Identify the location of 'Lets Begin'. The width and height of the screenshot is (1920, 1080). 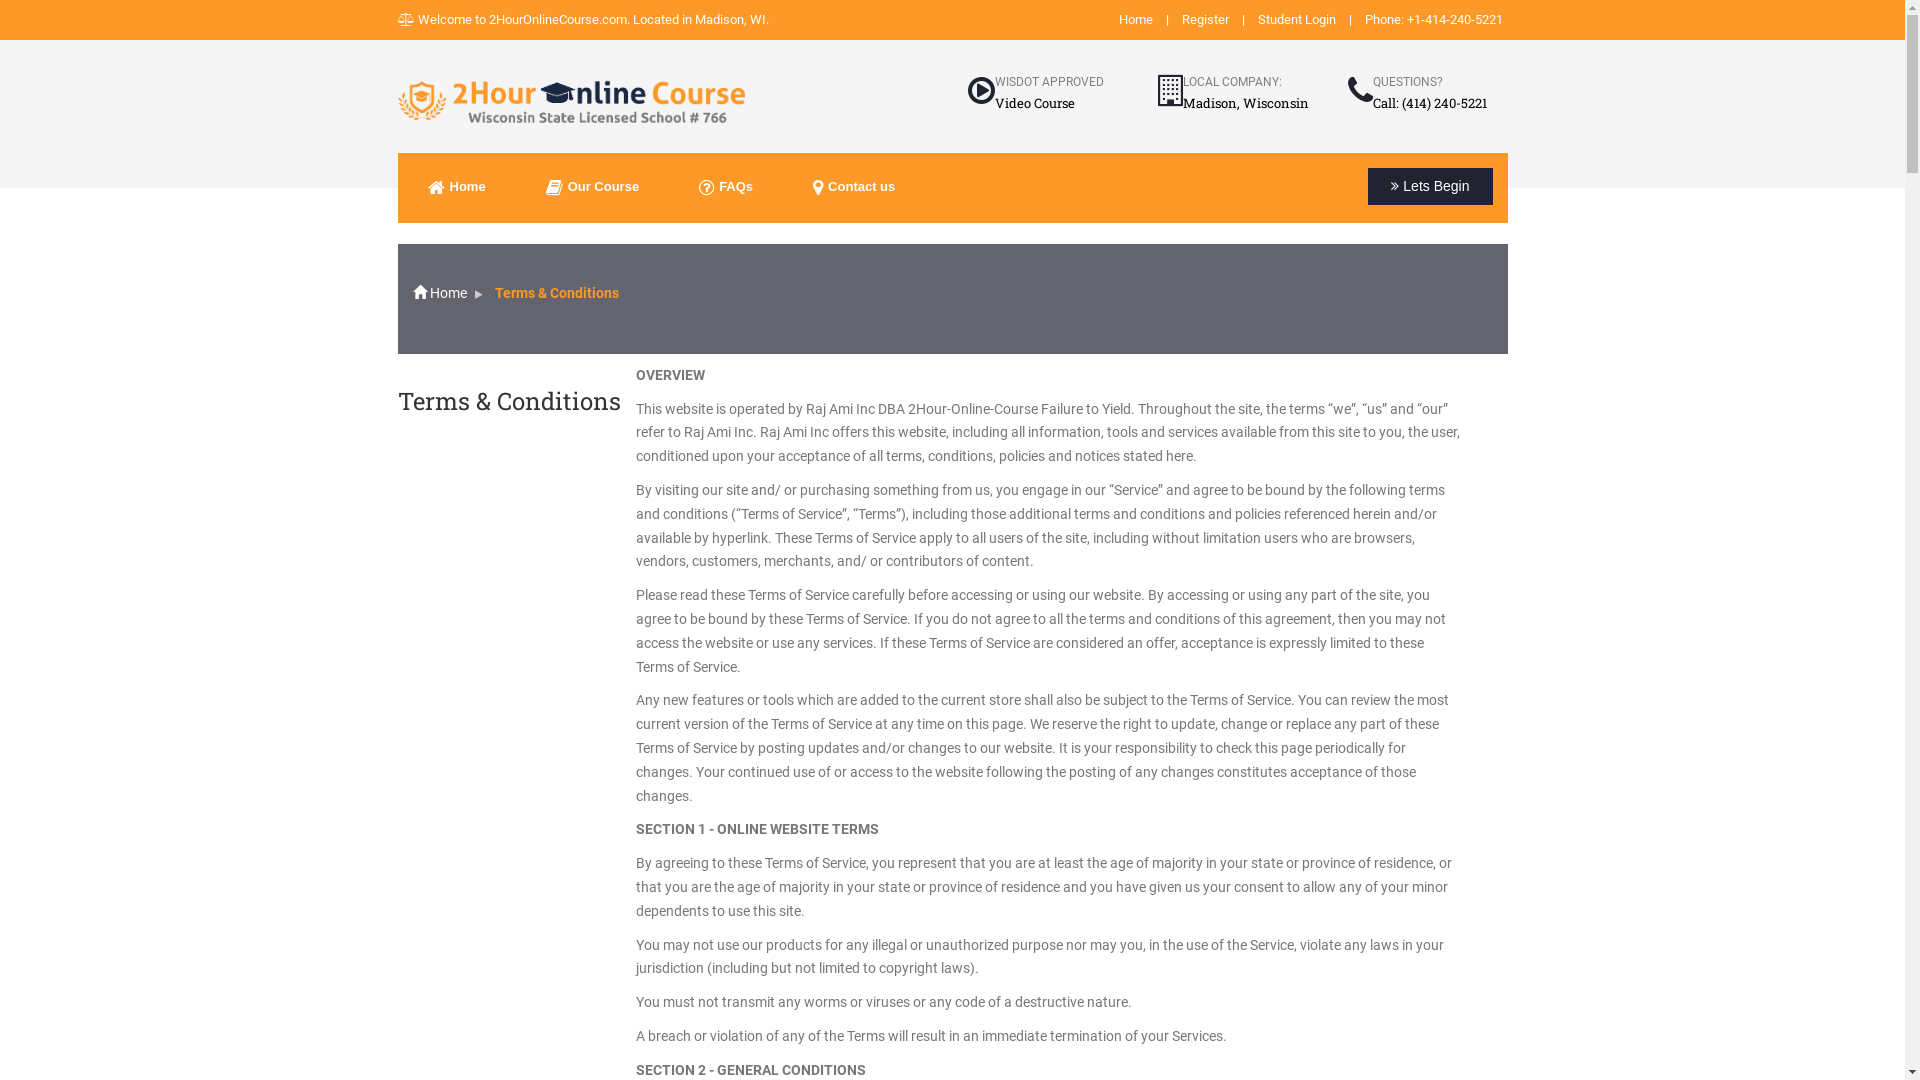
(1429, 186).